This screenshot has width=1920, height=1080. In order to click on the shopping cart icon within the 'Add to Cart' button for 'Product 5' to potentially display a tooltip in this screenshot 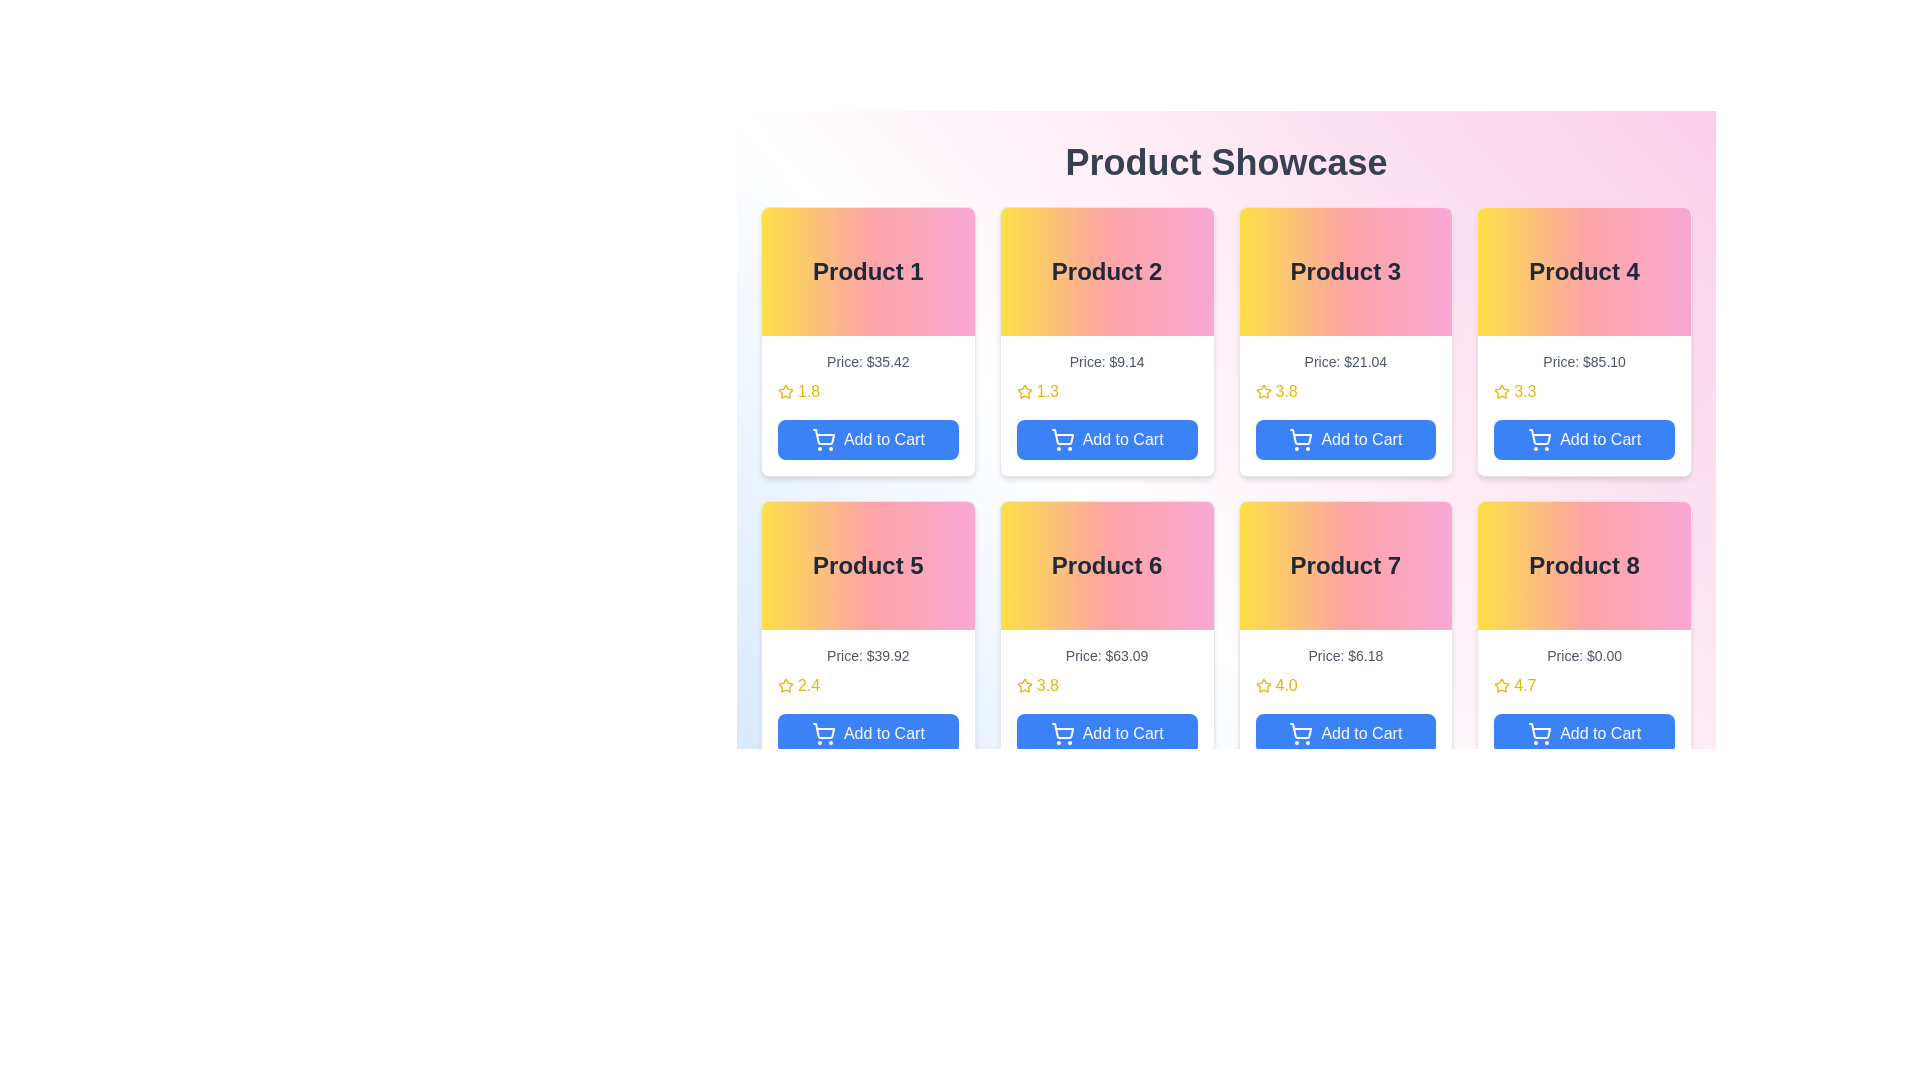, I will do `click(823, 733)`.